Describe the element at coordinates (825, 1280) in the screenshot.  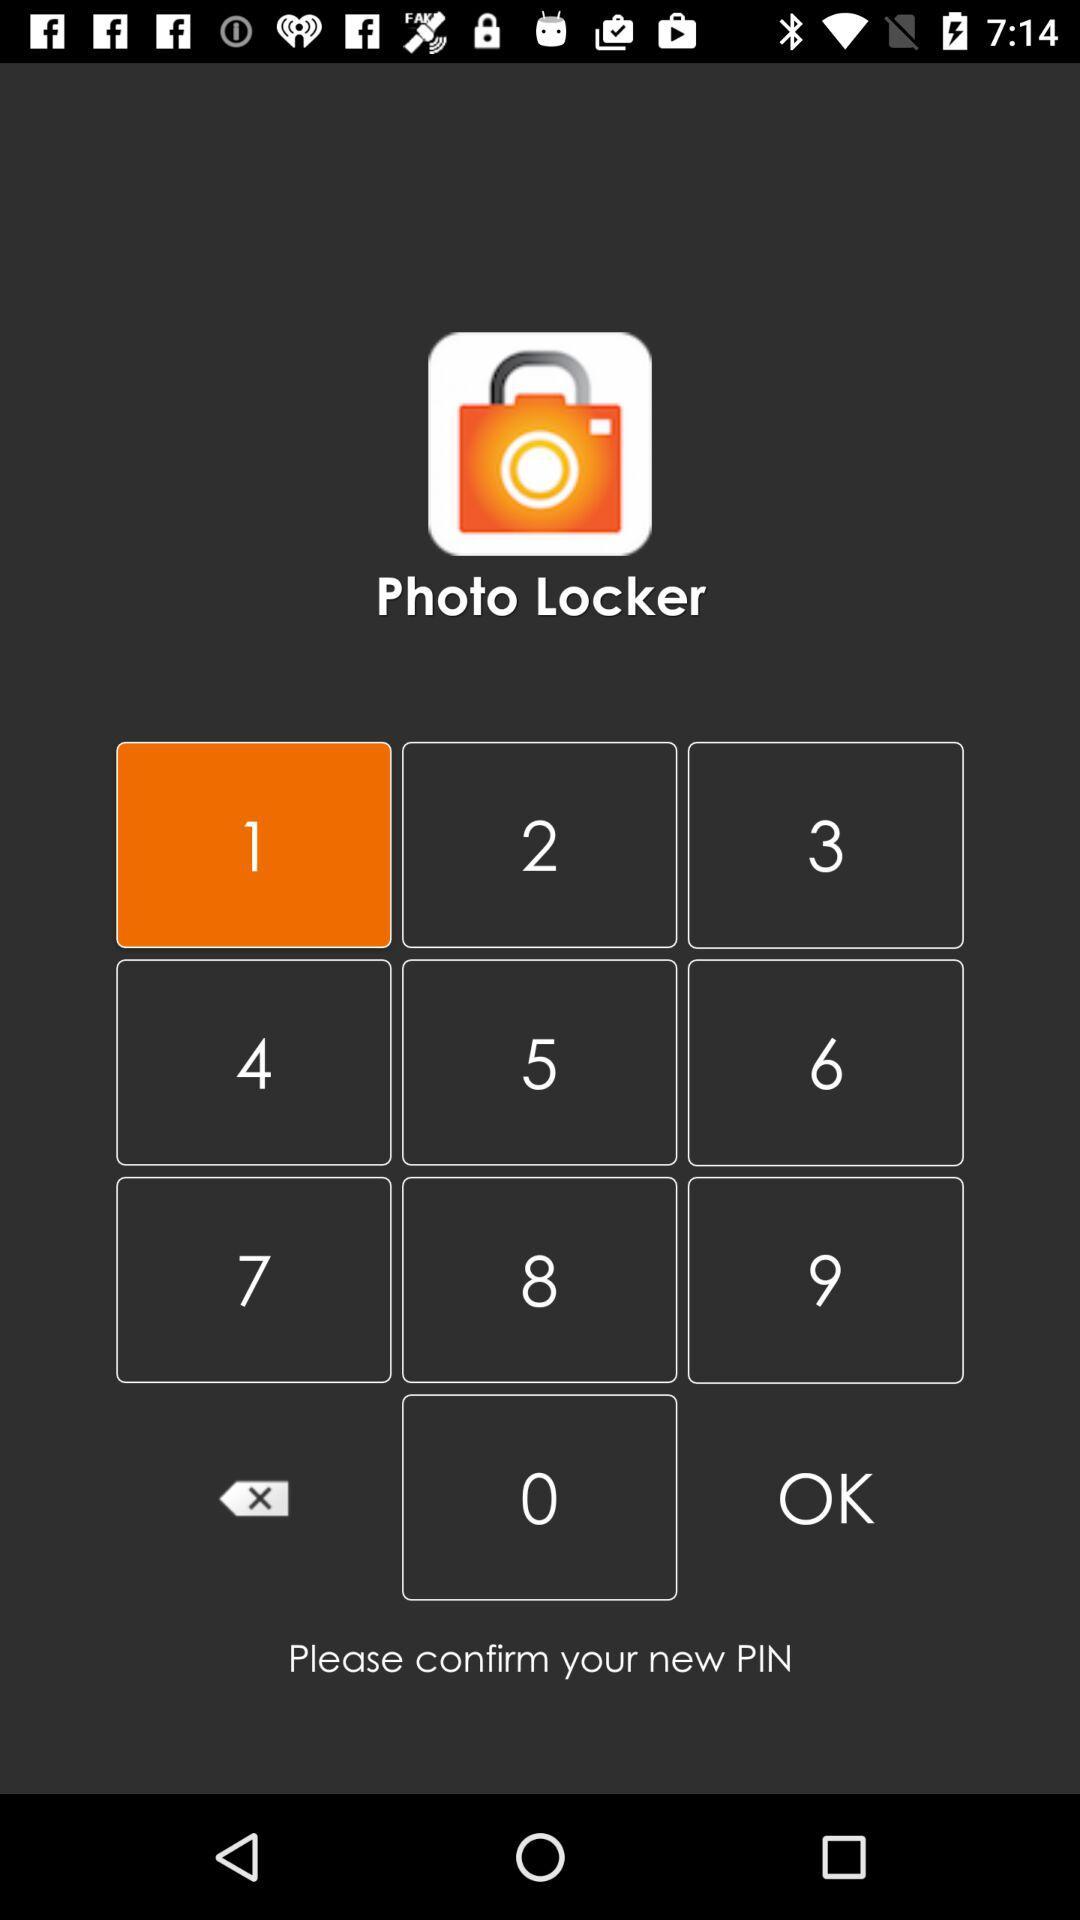
I see `9 item` at that location.